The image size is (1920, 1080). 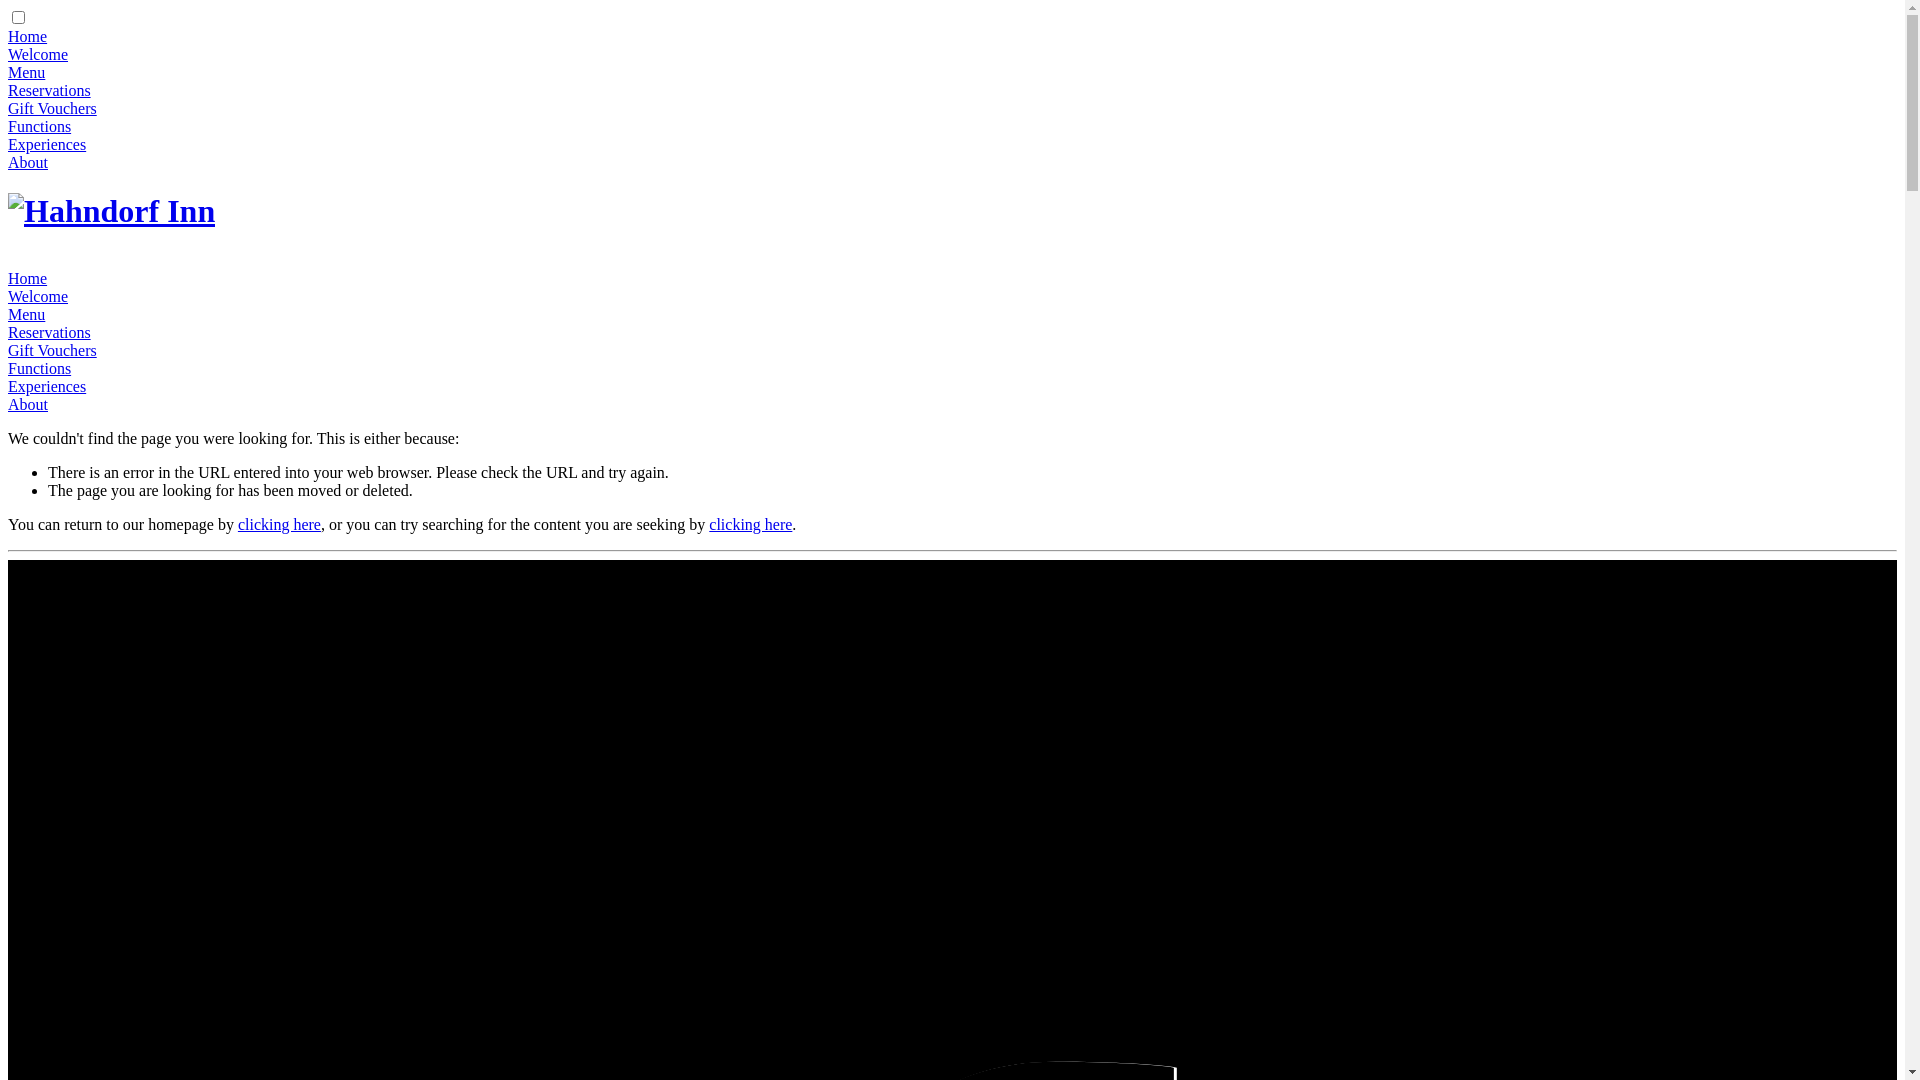 I want to click on 'About', so click(x=8, y=404).